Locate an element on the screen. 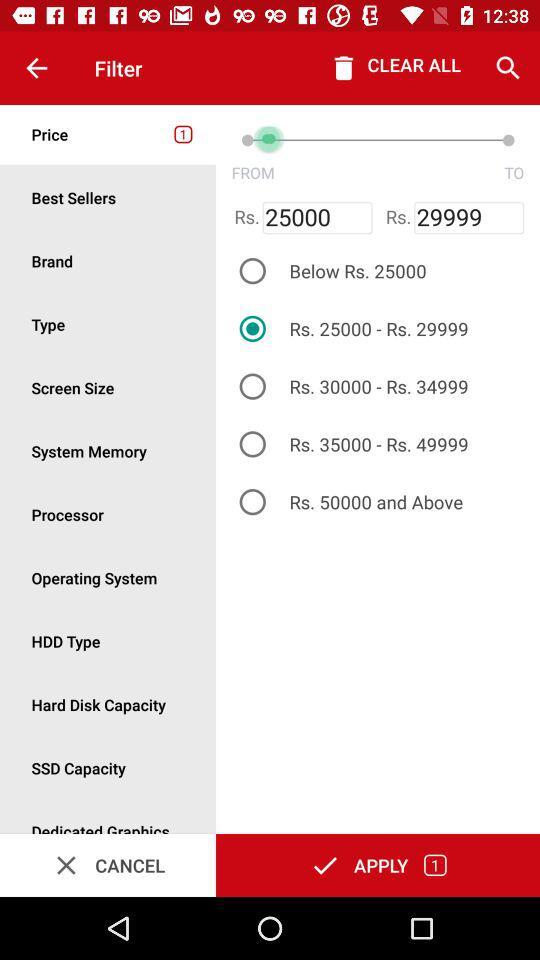 Image resolution: width=540 pixels, height=960 pixels. the more icon is located at coordinates (108, 386).